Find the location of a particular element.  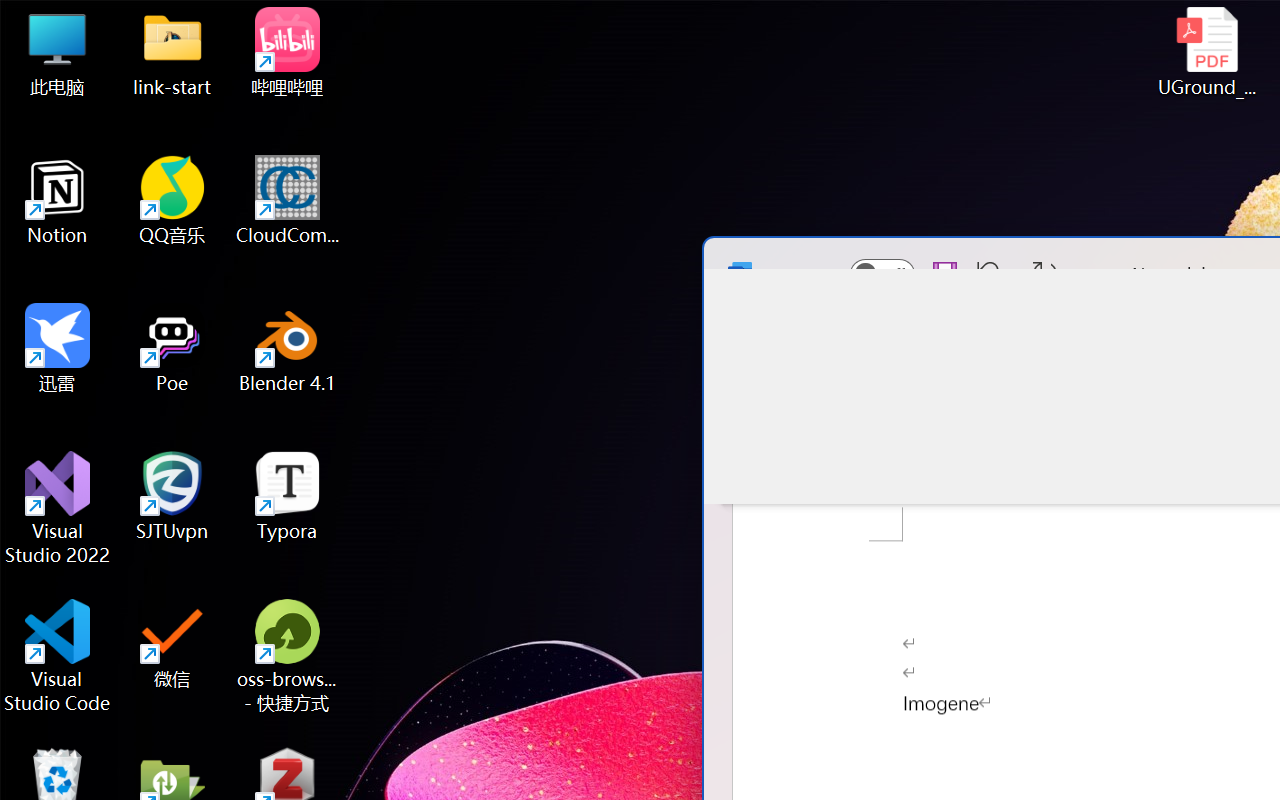

'Visual Studio 2022' is located at coordinates (57, 507).